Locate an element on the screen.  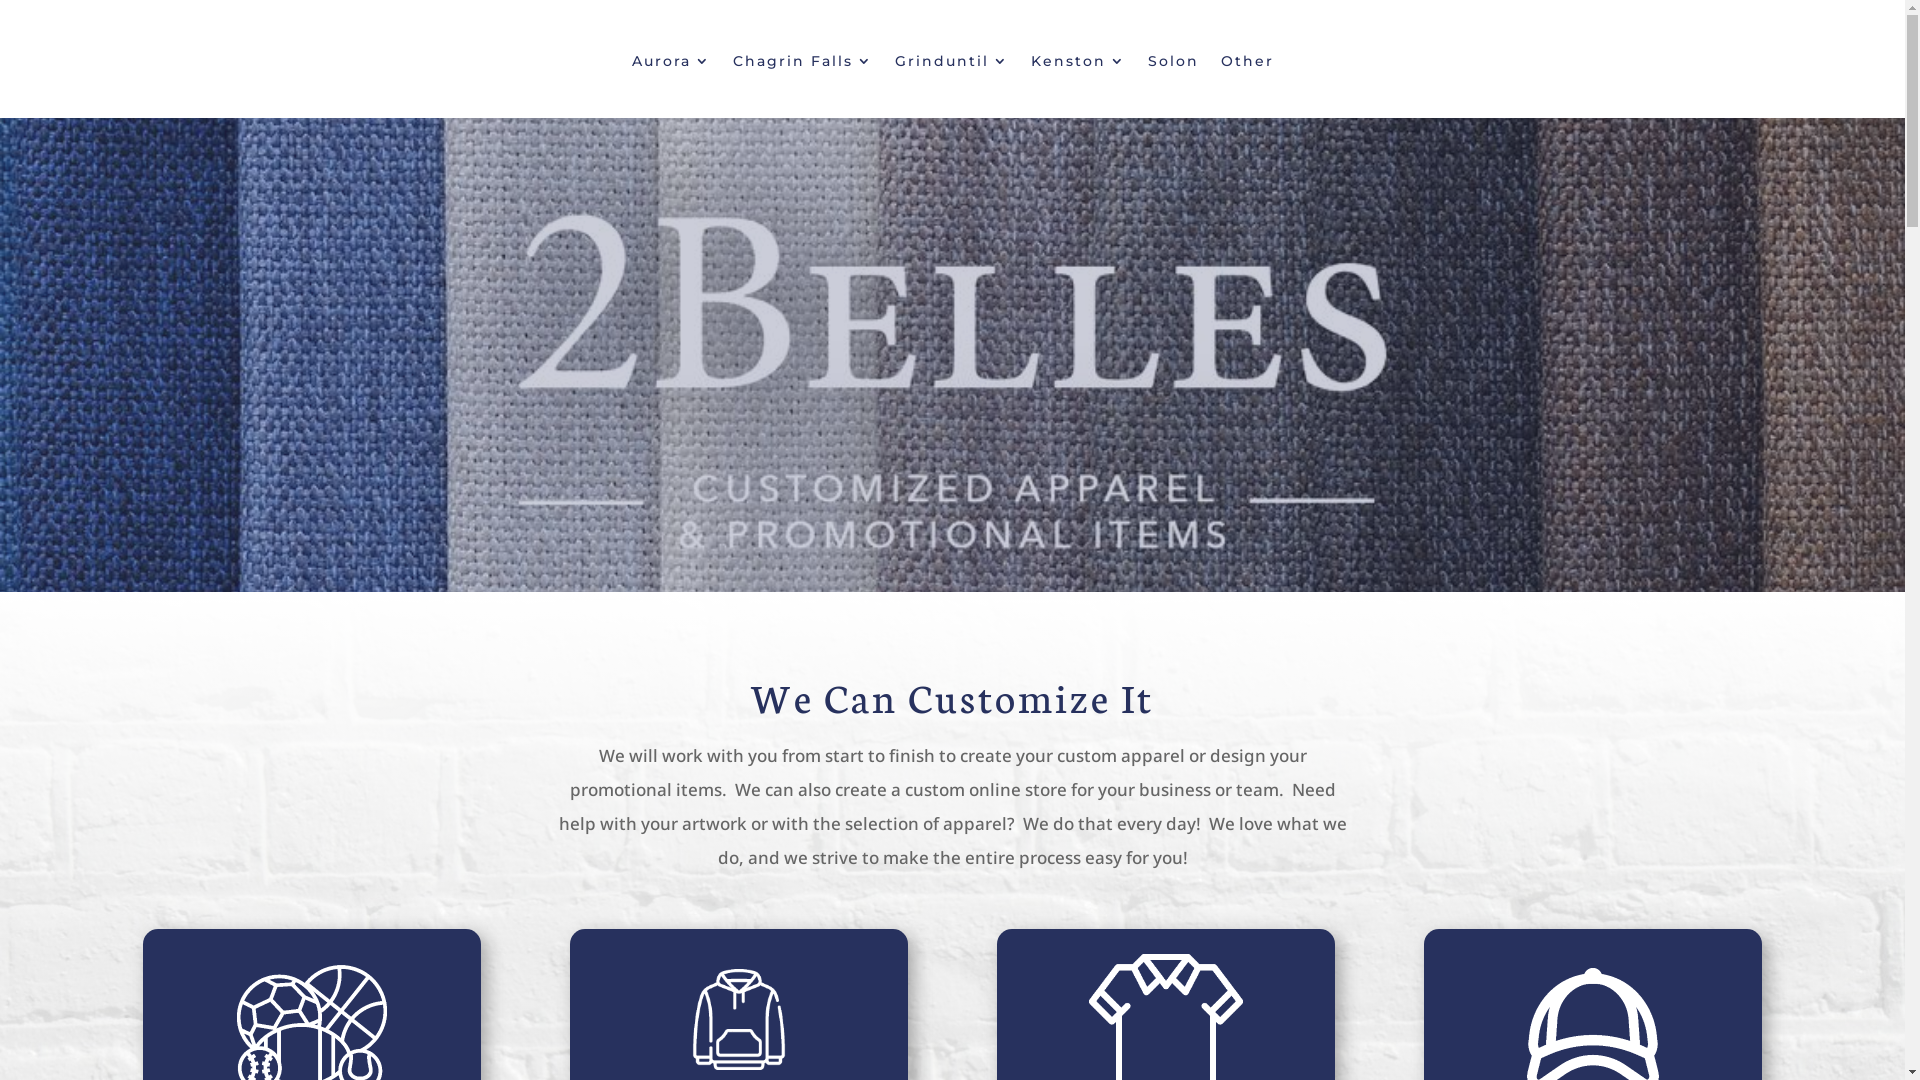
'Solon' is located at coordinates (1173, 64).